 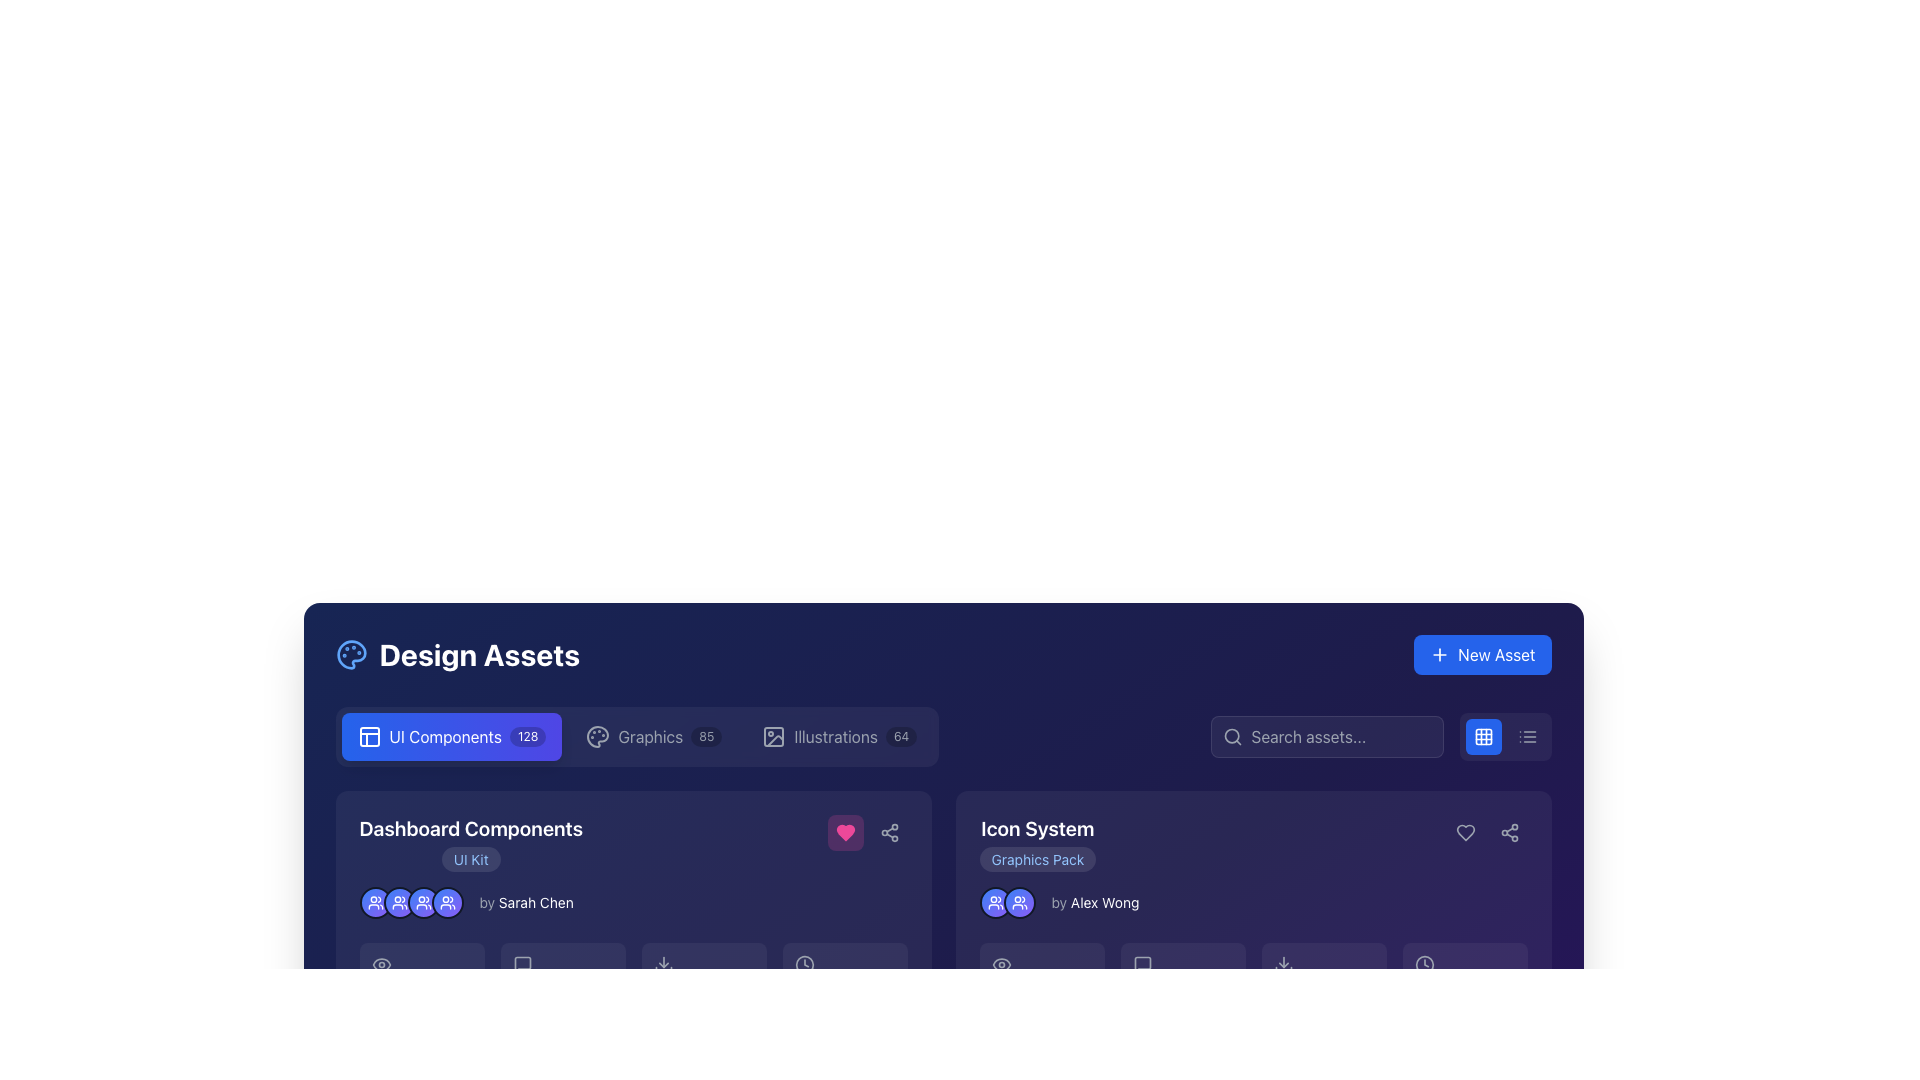 What do you see at coordinates (1483, 736) in the screenshot?
I see `the grid icon toggle button located in the top bar, positioned between the search bar and a similar toggle button` at bounding box center [1483, 736].